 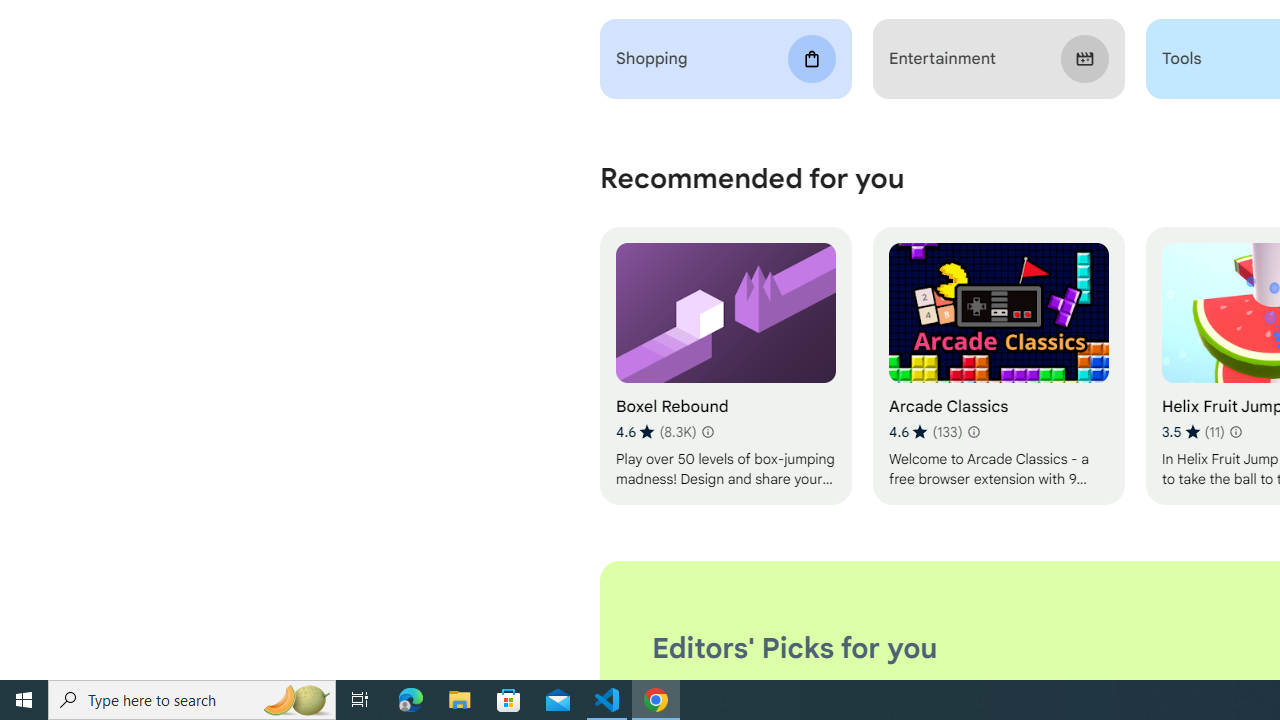 I want to click on 'Learn more about results and reviews "Arcade Classics"', so click(x=972, y=431).